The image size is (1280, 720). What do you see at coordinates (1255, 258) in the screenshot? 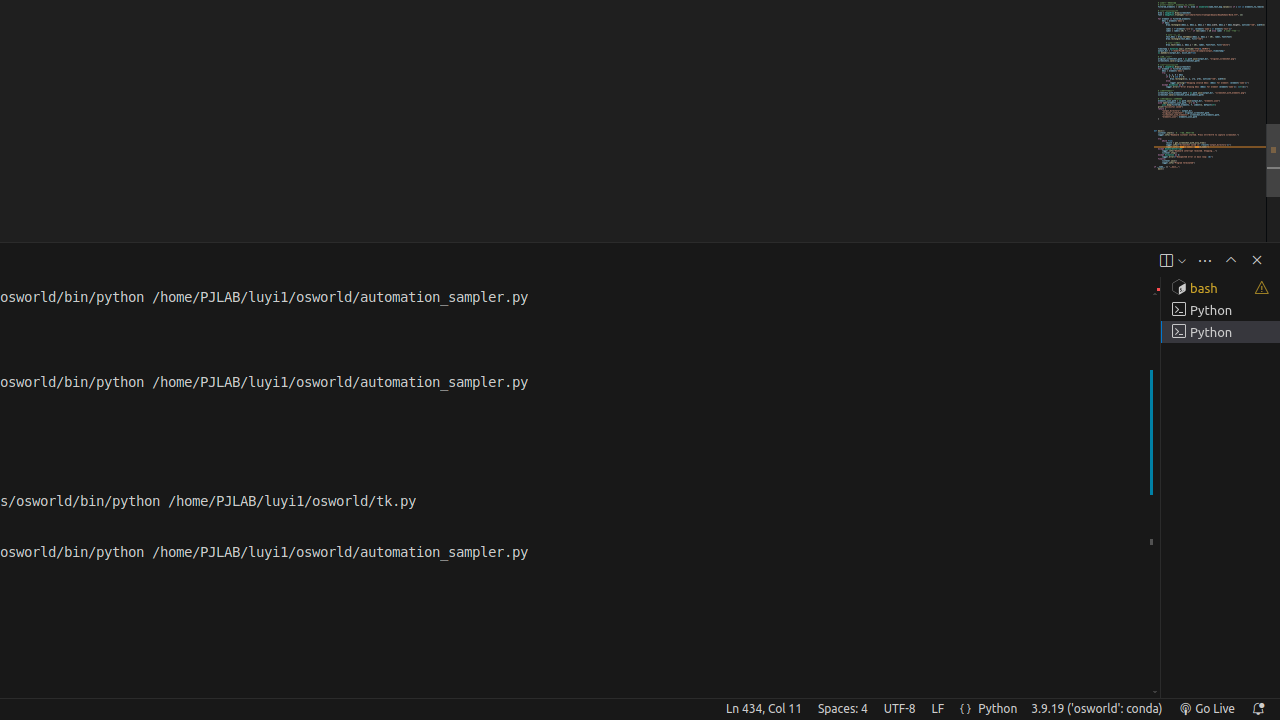
I see `'Hide Panel'` at bounding box center [1255, 258].